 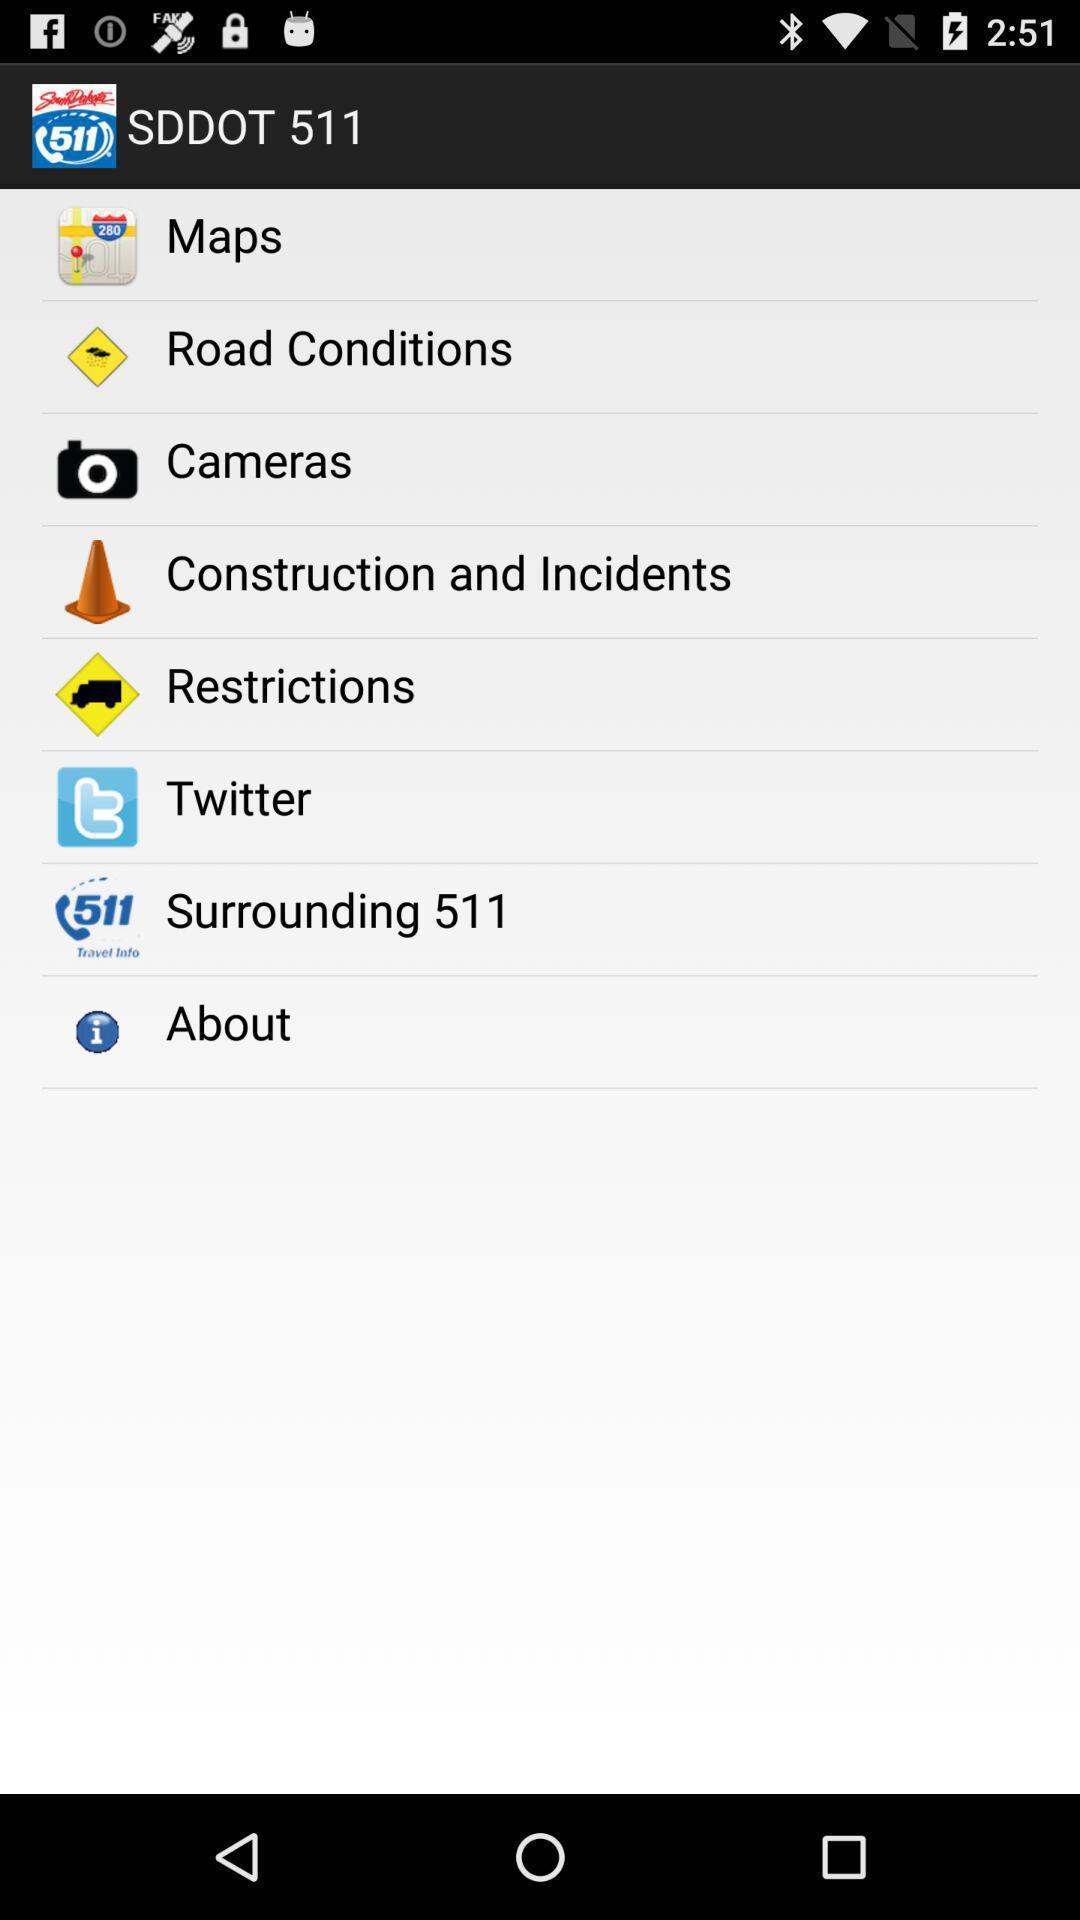 I want to click on construction and incidents icon, so click(x=447, y=570).